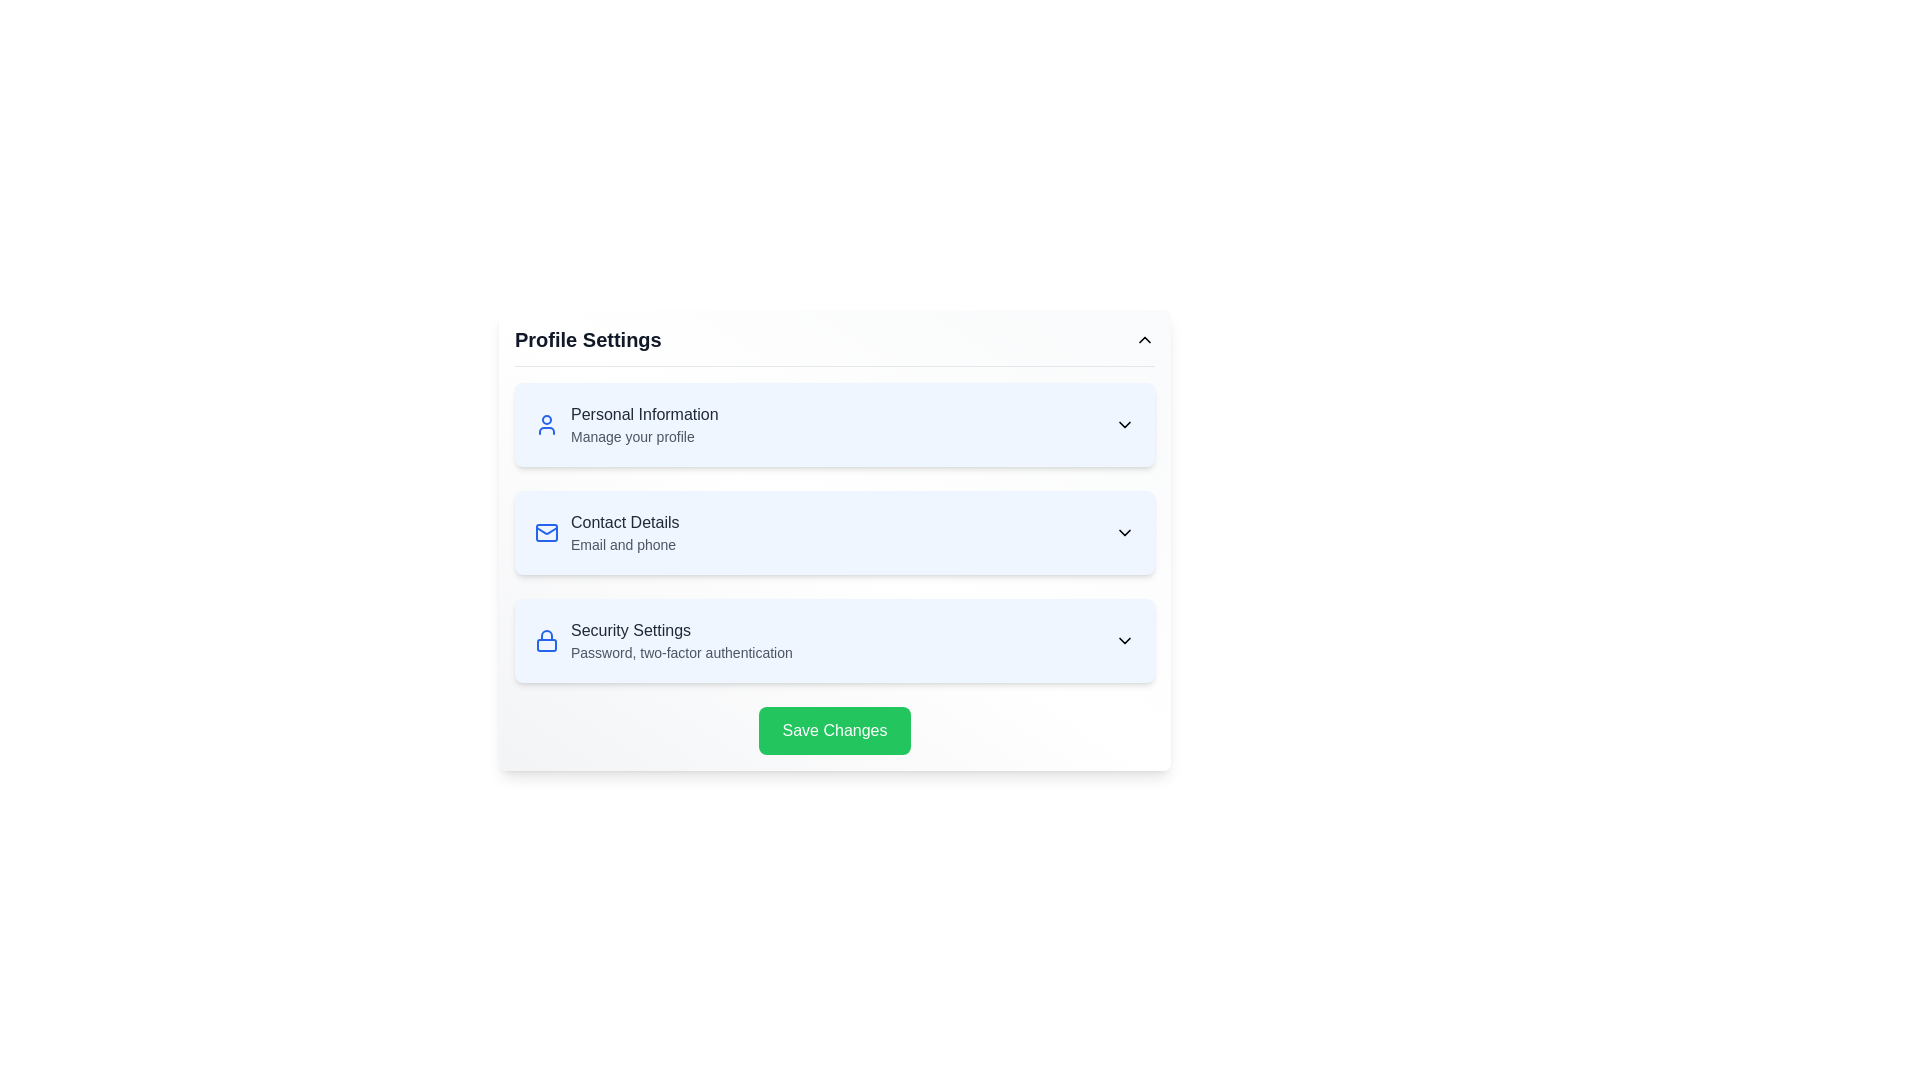 This screenshot has height=1080, width=1920. What do you see at coordinates (644, 435) in the screenshot?
I see `the static text label that provides descriptive assistance for the 'Personal Information' section, located below the 'Personal Information' heading` at bounding box center [644, 435].